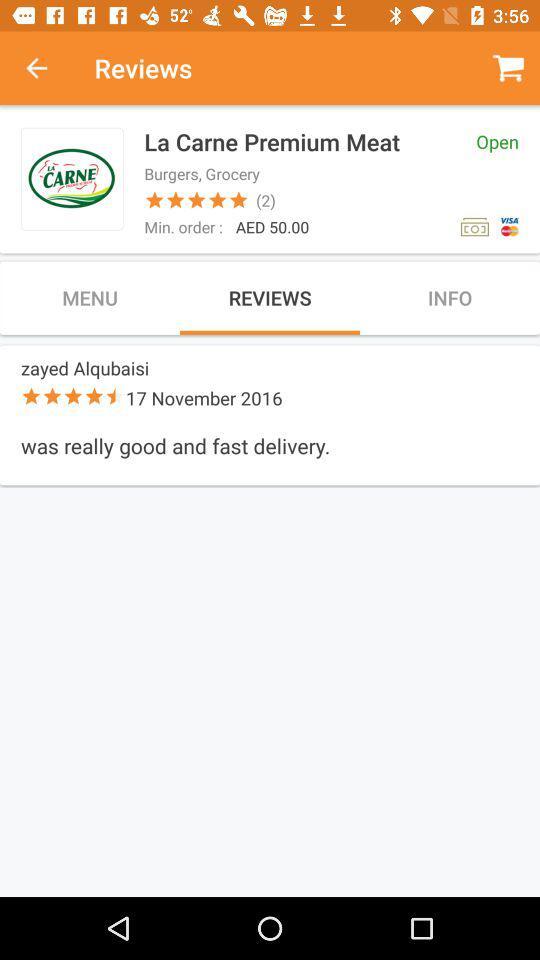 The width and height of the screenshot is (540, 960). Describe the element at coordinates (47, 68) in the screenshot. I see `go back` at that location.